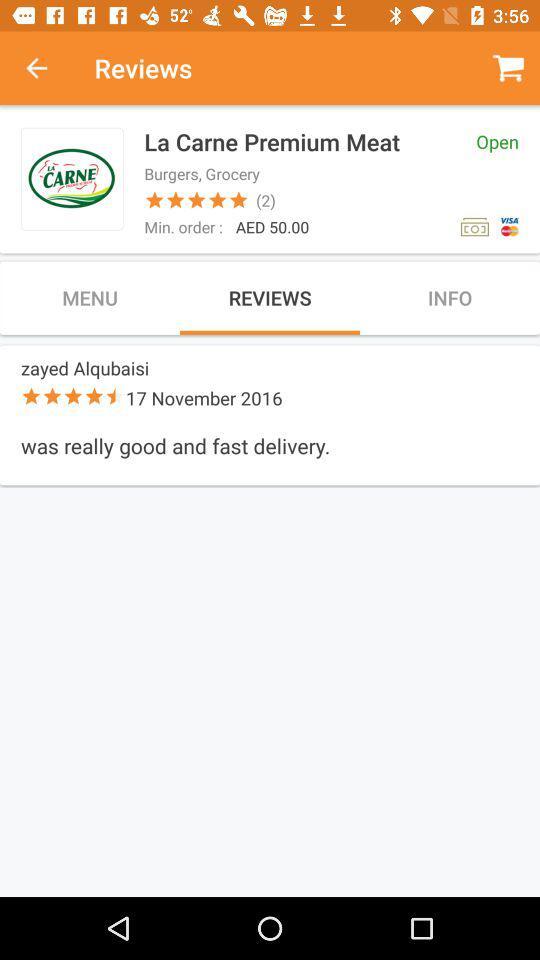 The width and height of the screenshot is (540, 960). Describe the element at coordinates (47, 68) in the screenshot. I see `go back` at that location.